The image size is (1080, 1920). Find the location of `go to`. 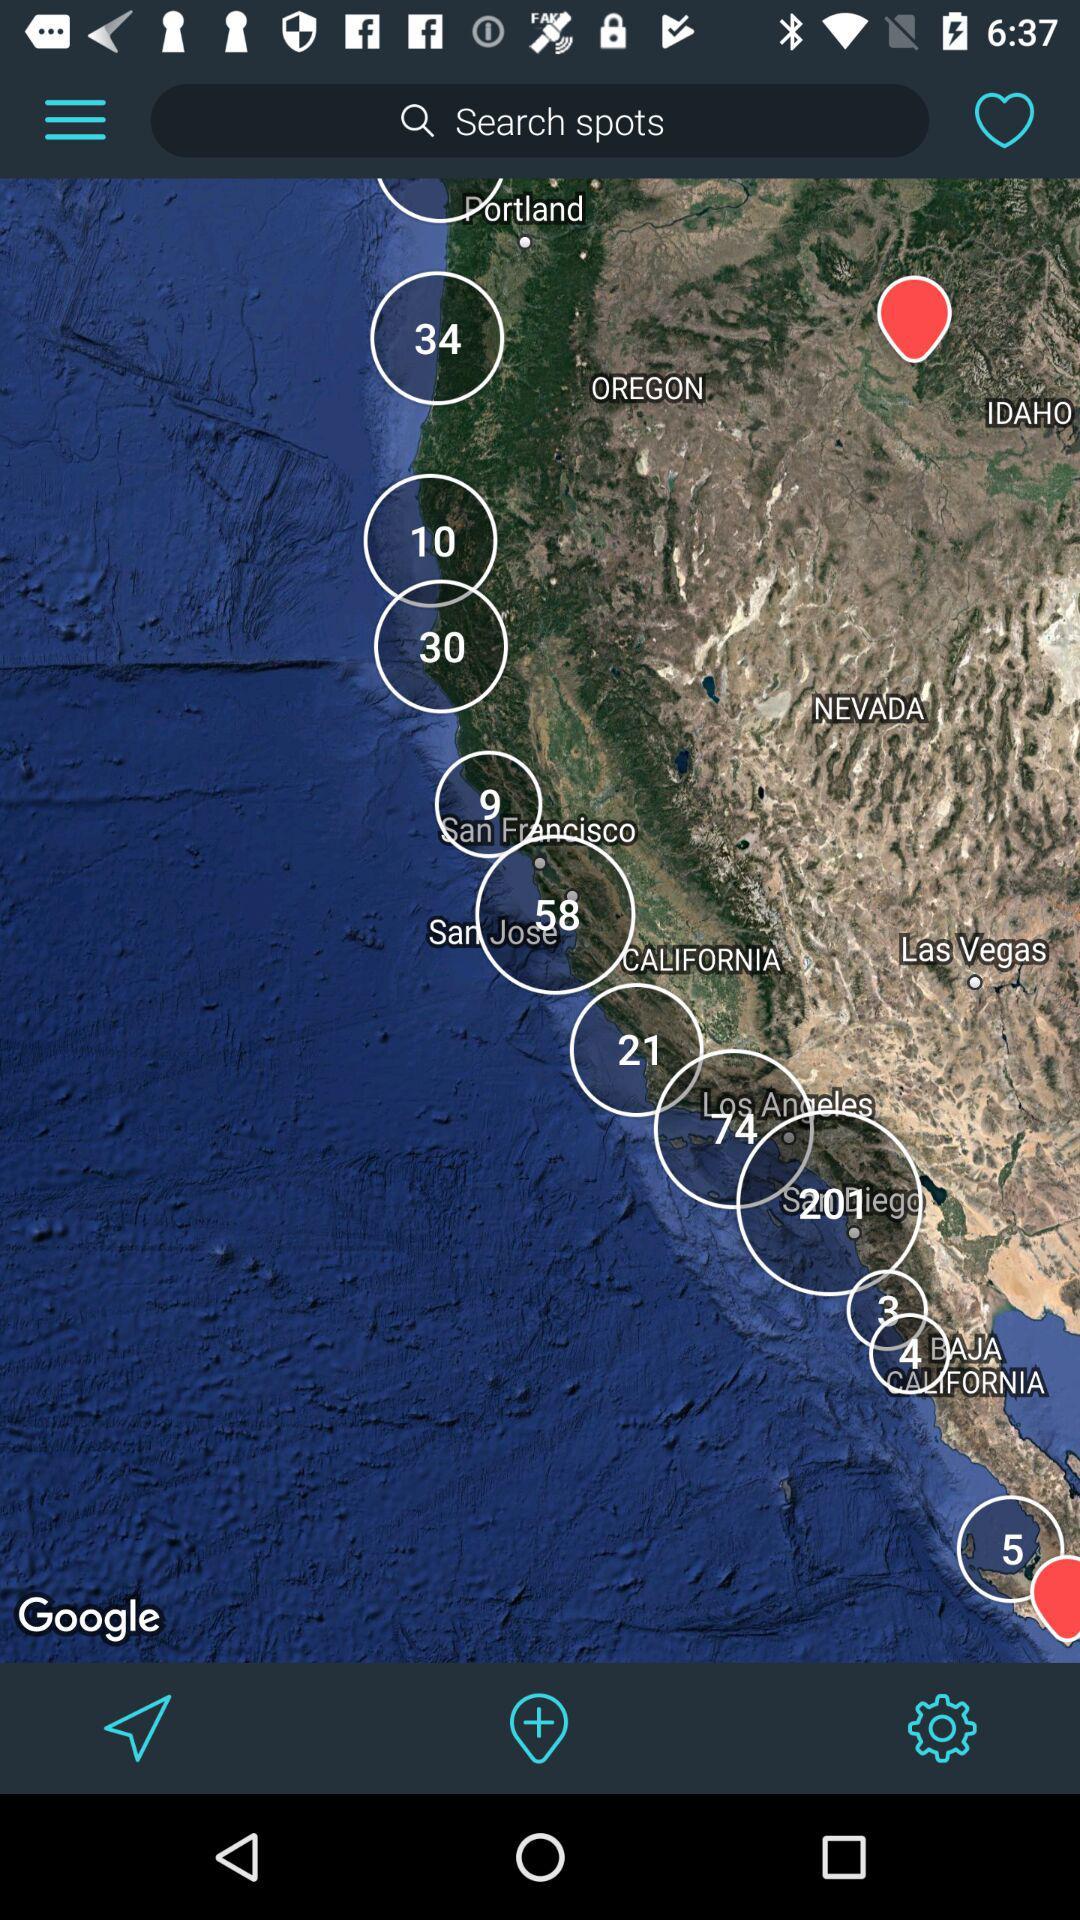

go to is located at coordinates (136, 1727).